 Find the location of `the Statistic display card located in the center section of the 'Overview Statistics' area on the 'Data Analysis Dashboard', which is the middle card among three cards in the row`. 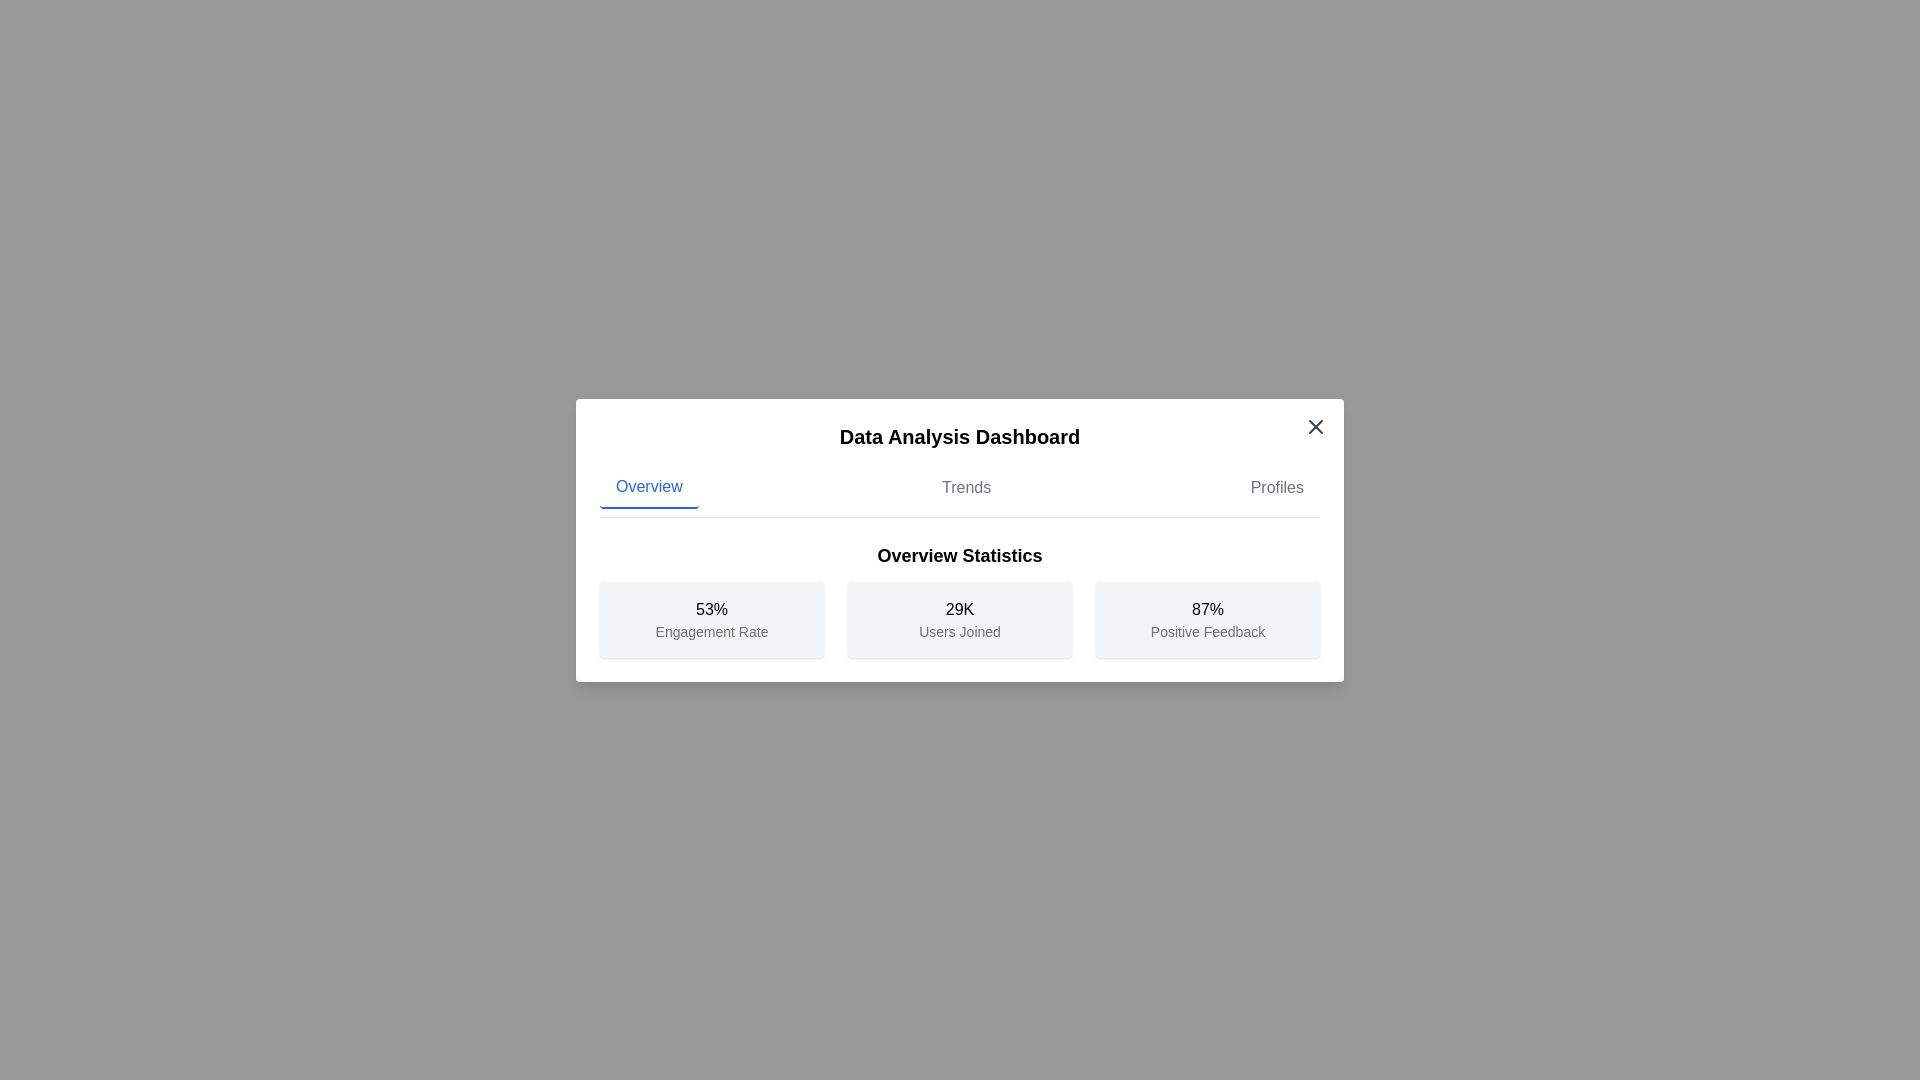

the Statistic display card located in the center section of the 'Overview Statistics' area on the 'Data Analysis Dashboard', which is the middle card among three cards in the row is located at coordinates (960, 598).